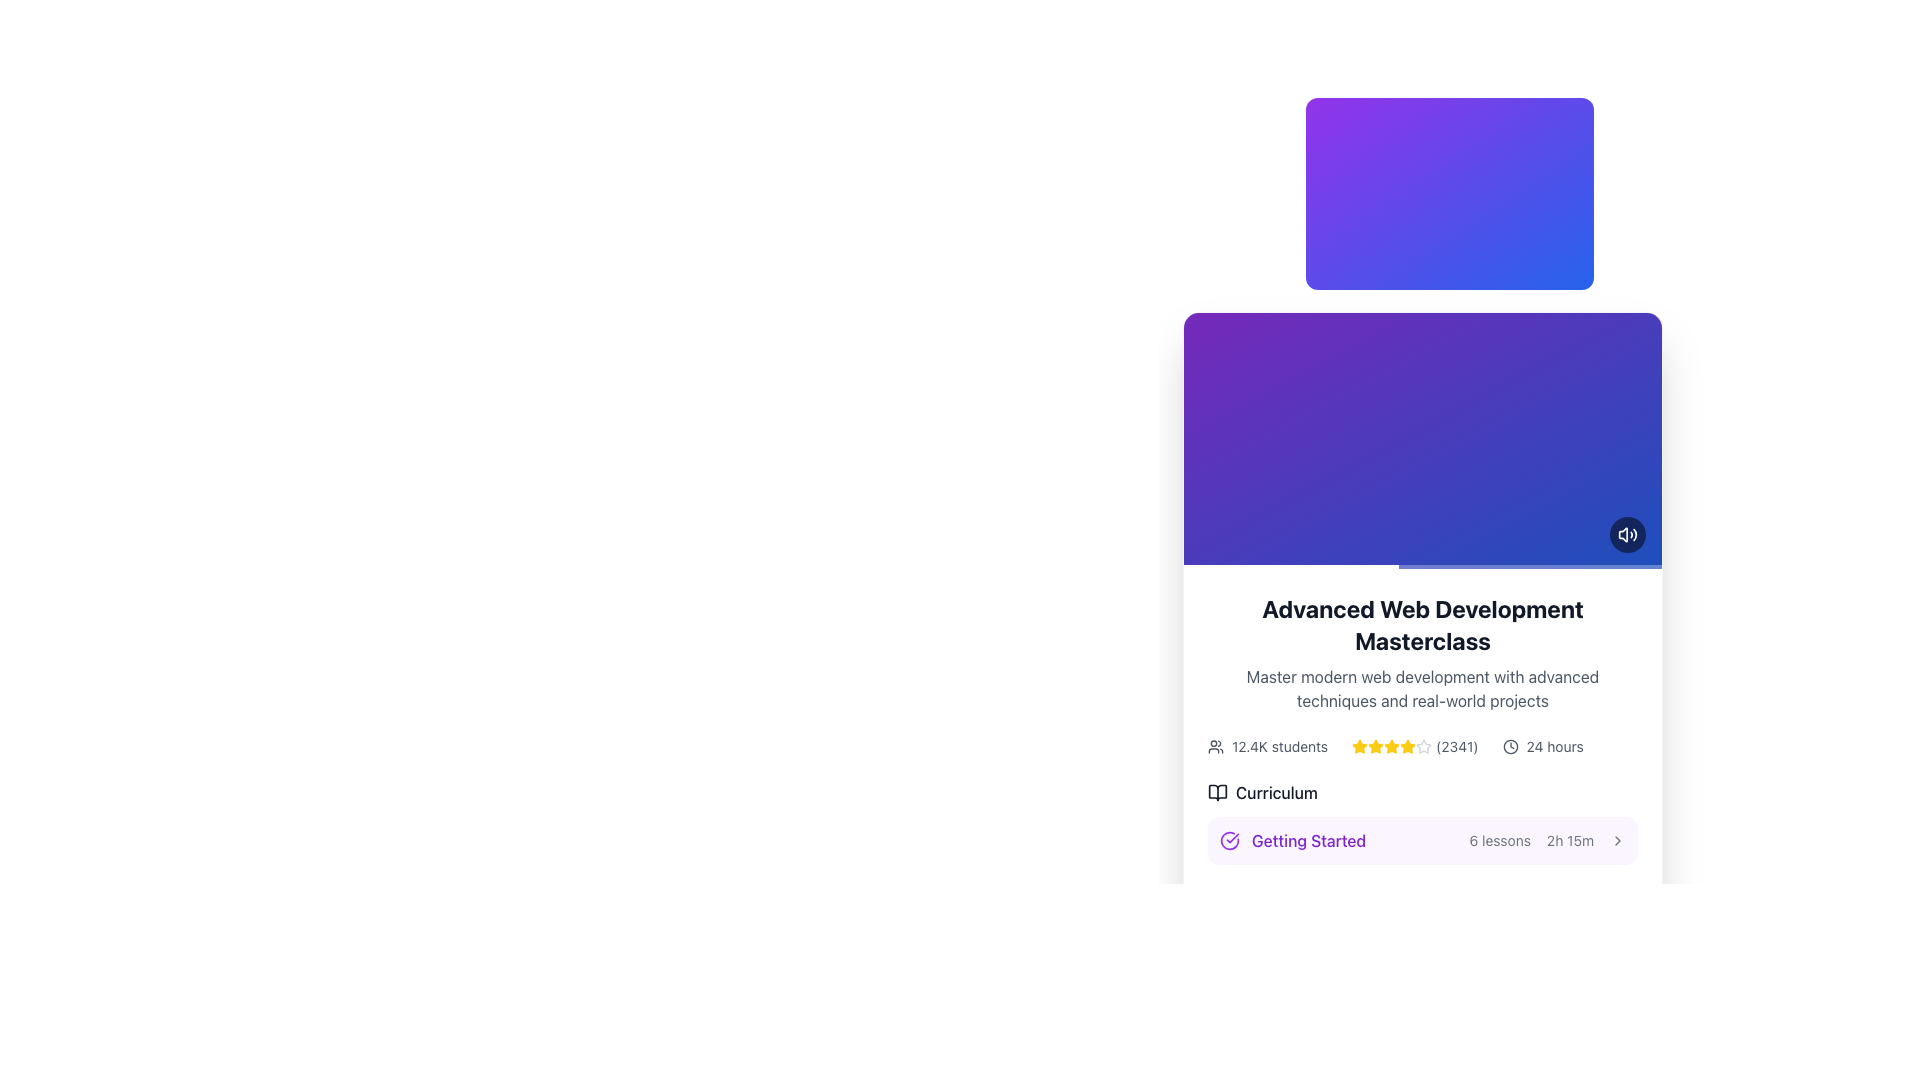 The height and width of the screenshot is (1080, 1920). I want to click on the navigational chevron icon located at the far-right end of the line displaying '6 lessons 2h 15m', so click(1617, 840).